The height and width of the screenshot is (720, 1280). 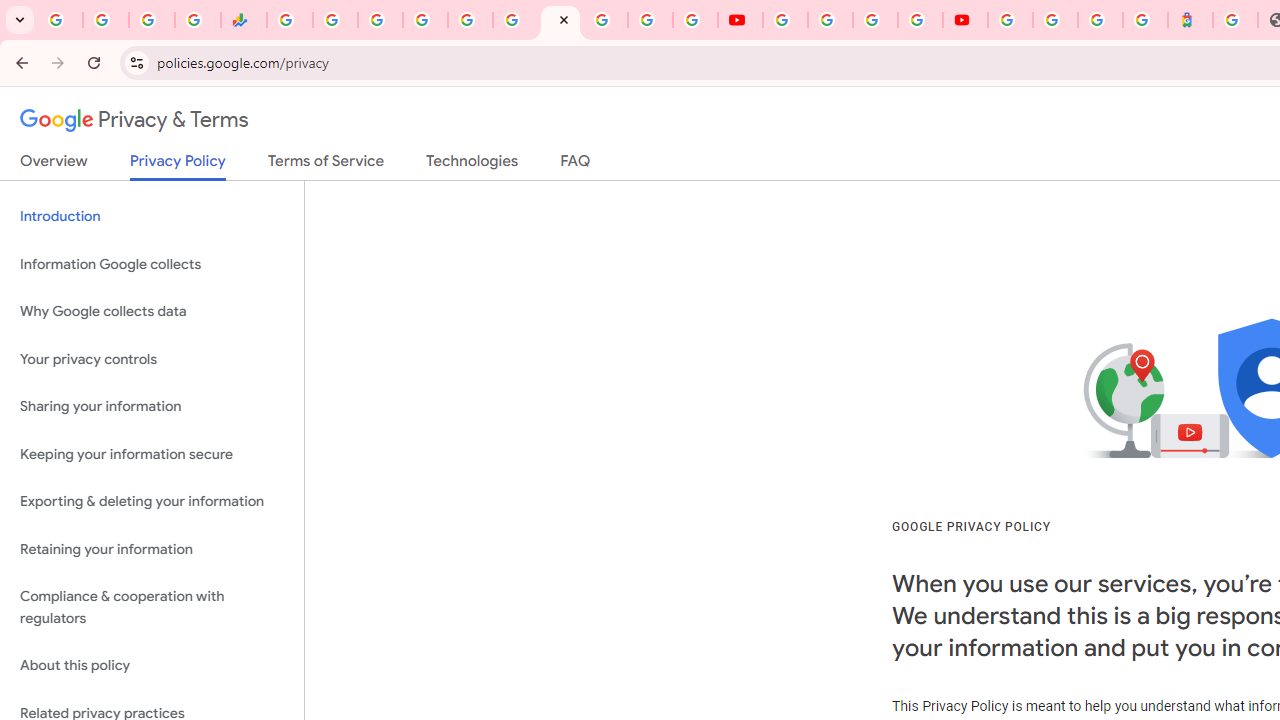 I want to click on 'Exporting & deleting your information', so click(x=151, y=501).